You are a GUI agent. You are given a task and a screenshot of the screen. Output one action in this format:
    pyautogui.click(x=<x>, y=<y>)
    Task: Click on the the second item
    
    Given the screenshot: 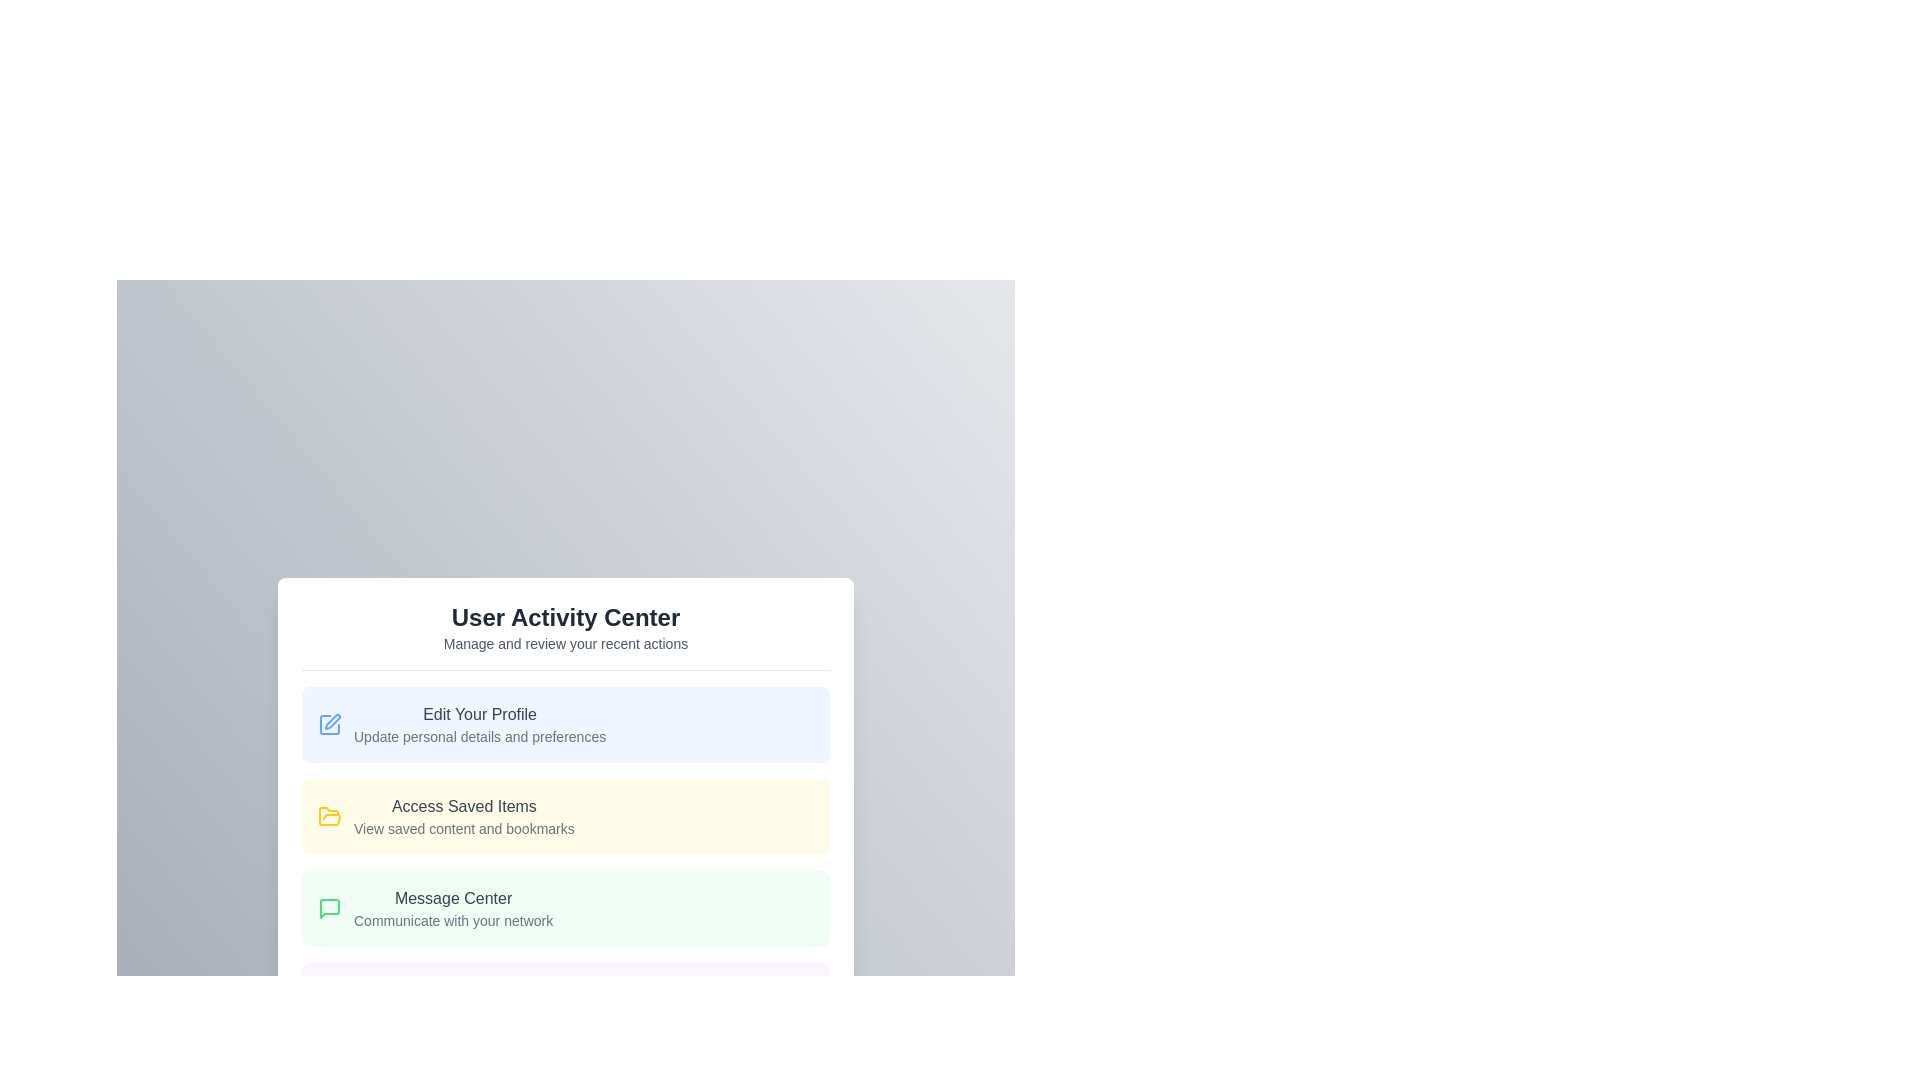 What is the action you would take?
    pyautogui.click(x=565, y=816)
    